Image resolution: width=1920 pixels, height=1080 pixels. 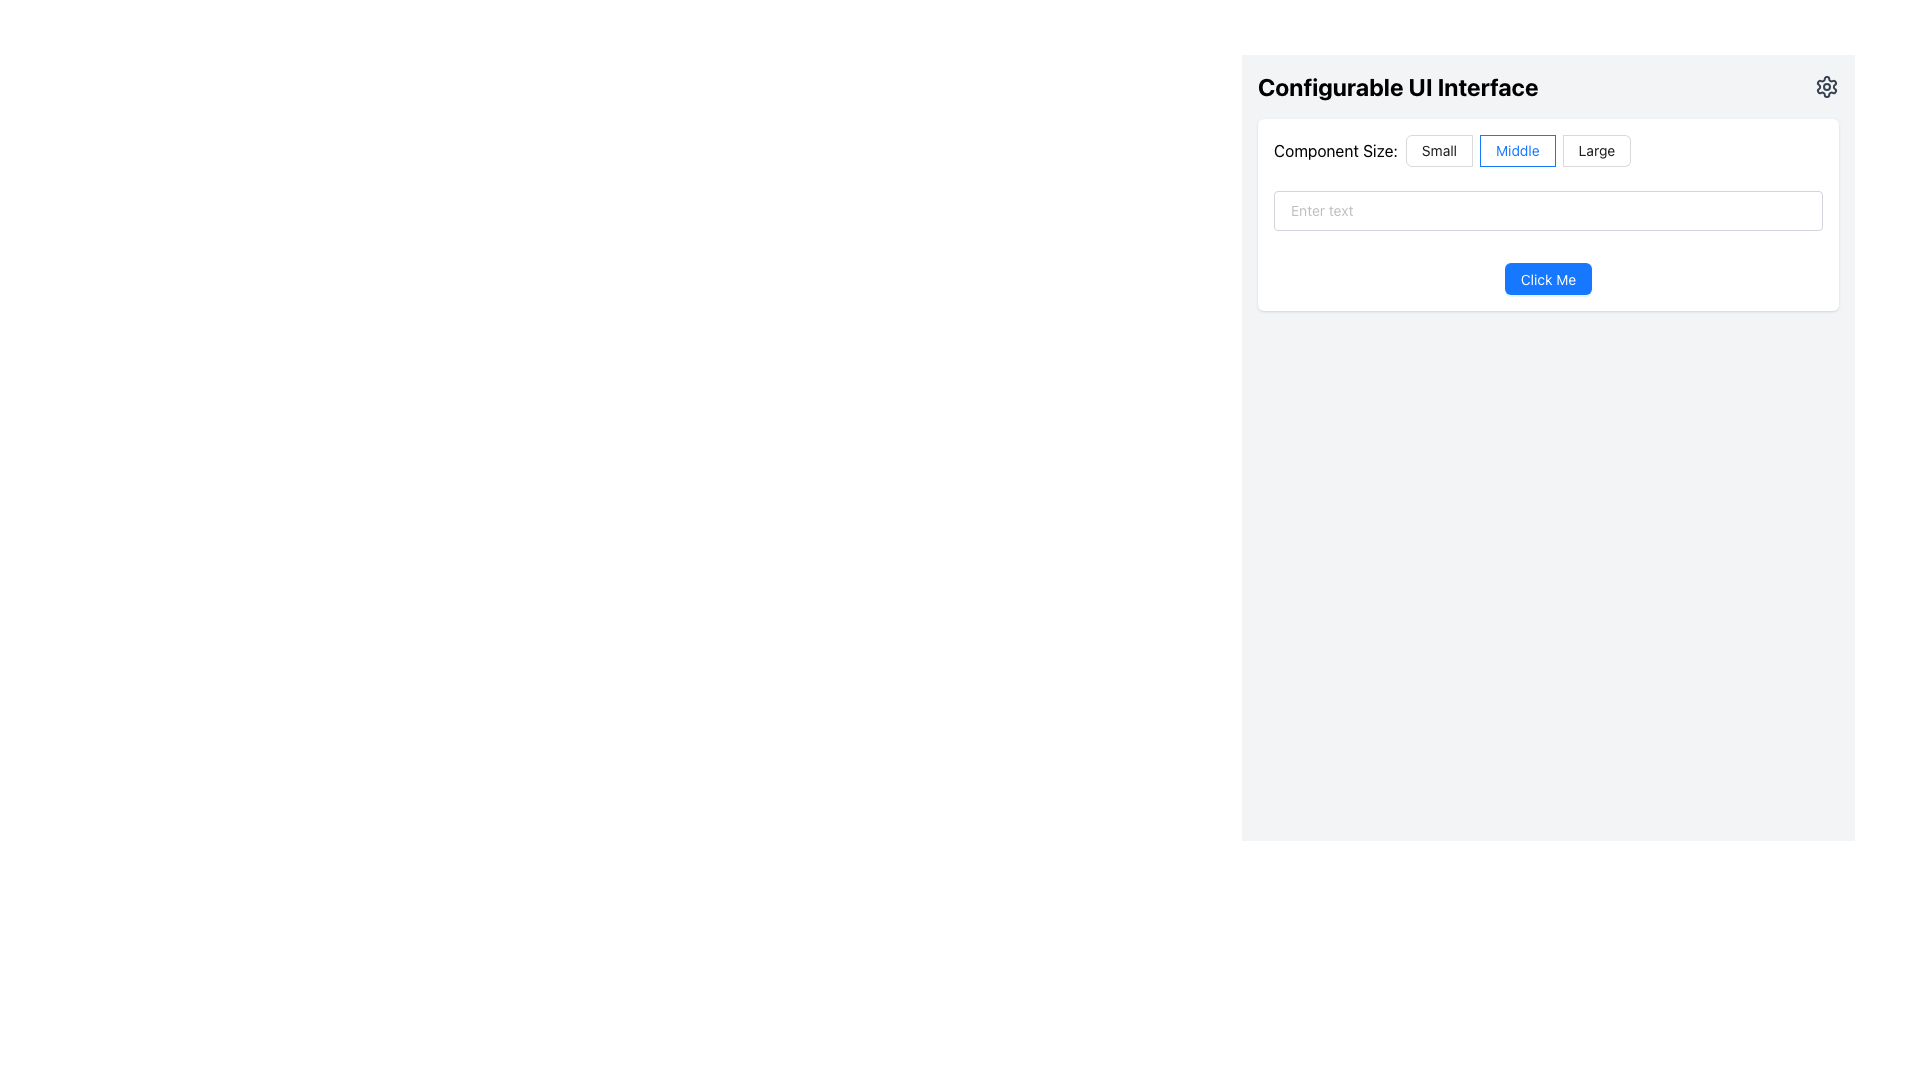 What do you see at coordinates (1547, 278) in the screenshot?
I see `the blue rounded rectangular button labeled 'Click Me'` at bounding box center [1547, 278].